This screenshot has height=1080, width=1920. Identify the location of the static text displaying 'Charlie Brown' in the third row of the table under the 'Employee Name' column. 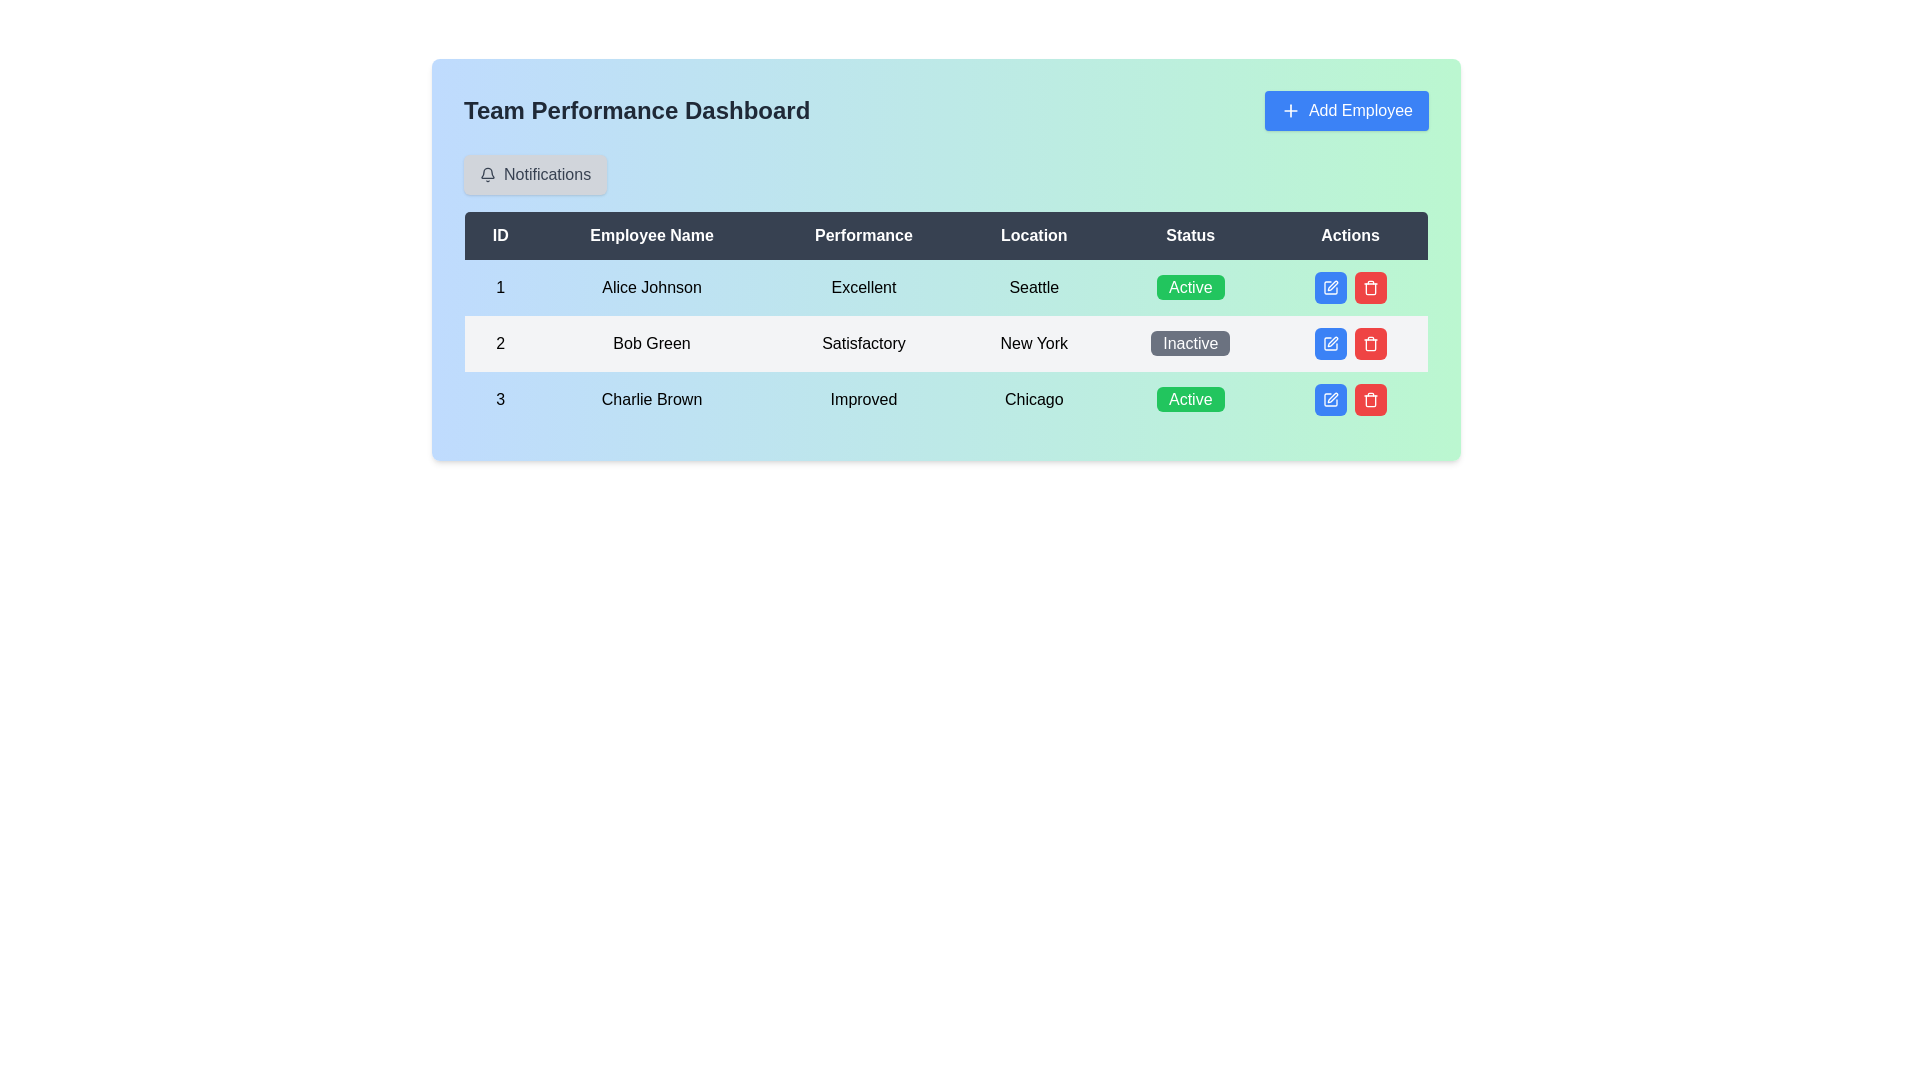
(652, 400).